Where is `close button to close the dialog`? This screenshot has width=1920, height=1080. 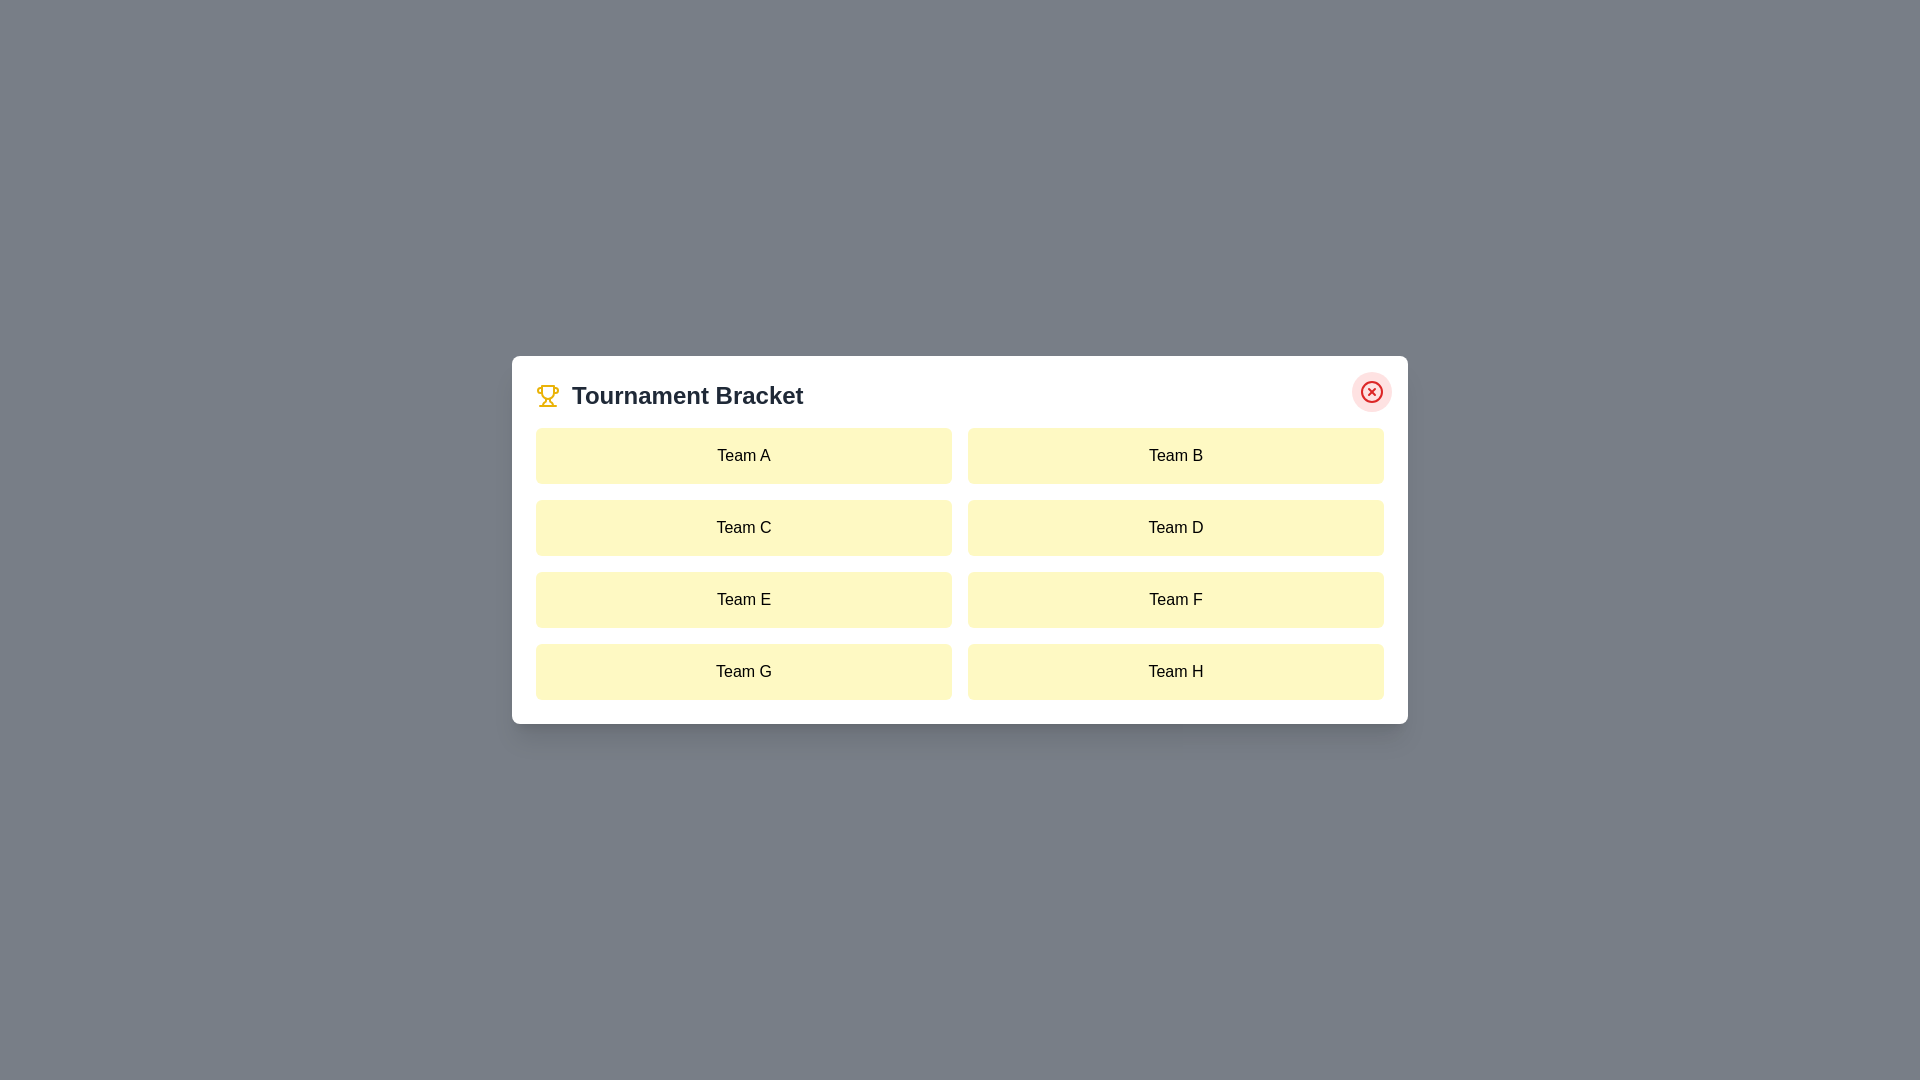
close button to close the dialog is located at coordinates (1371, 392).